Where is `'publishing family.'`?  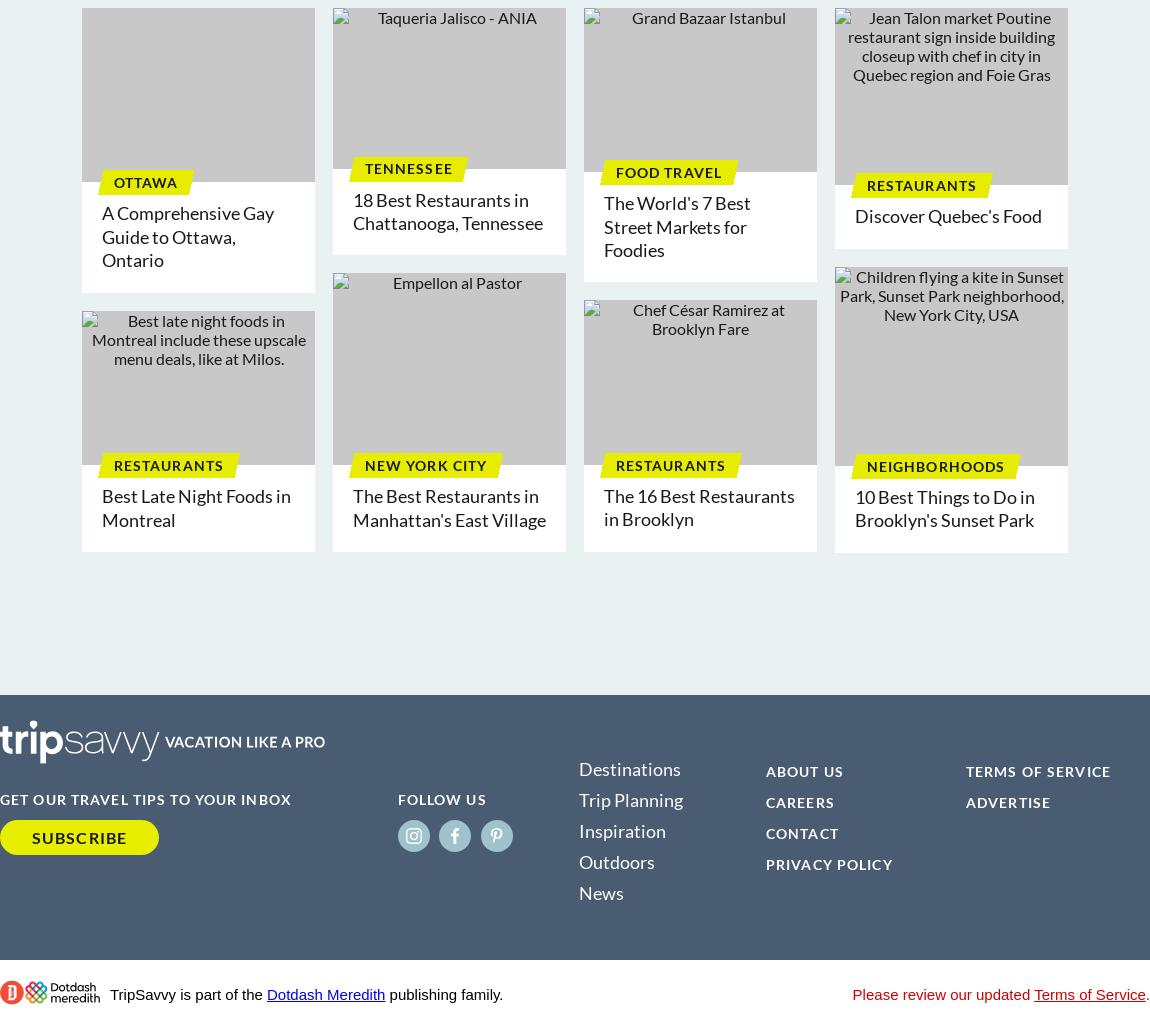 'publishing family.' is located at coordinates (444, 993).